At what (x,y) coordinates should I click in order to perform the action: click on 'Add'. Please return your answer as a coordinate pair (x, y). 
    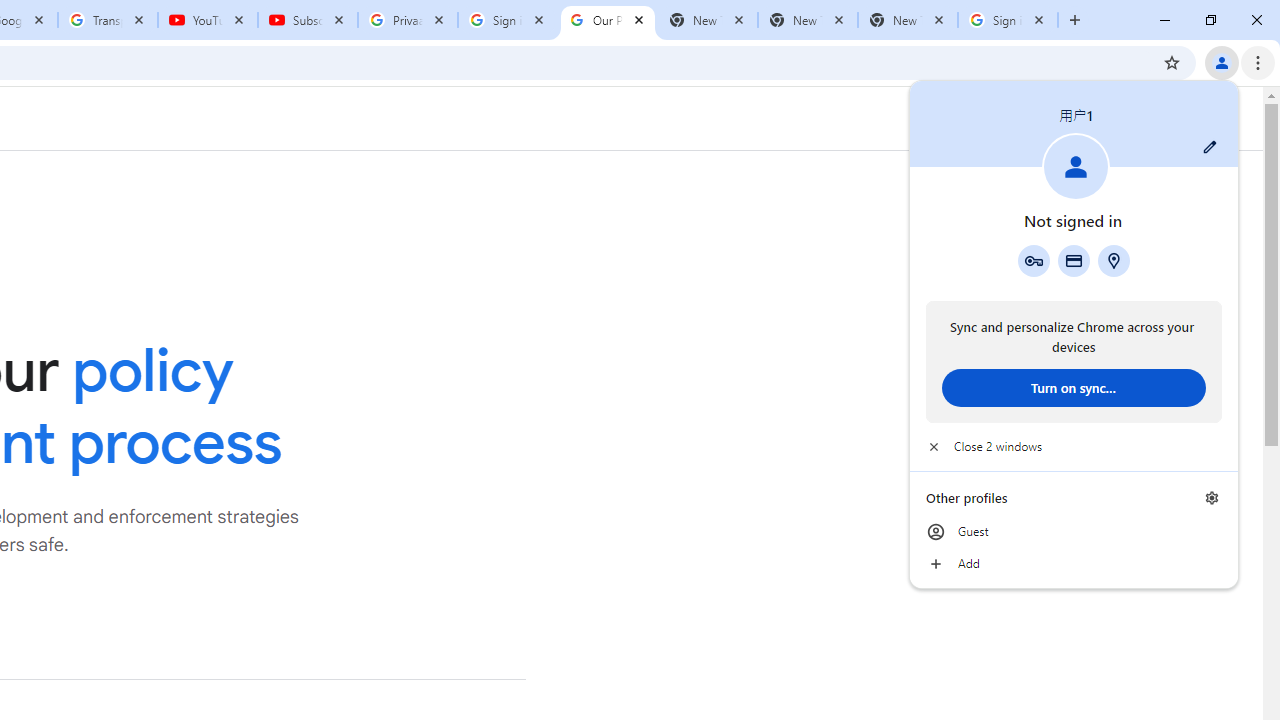
    Looking at the image, I should click on (1072, 564).